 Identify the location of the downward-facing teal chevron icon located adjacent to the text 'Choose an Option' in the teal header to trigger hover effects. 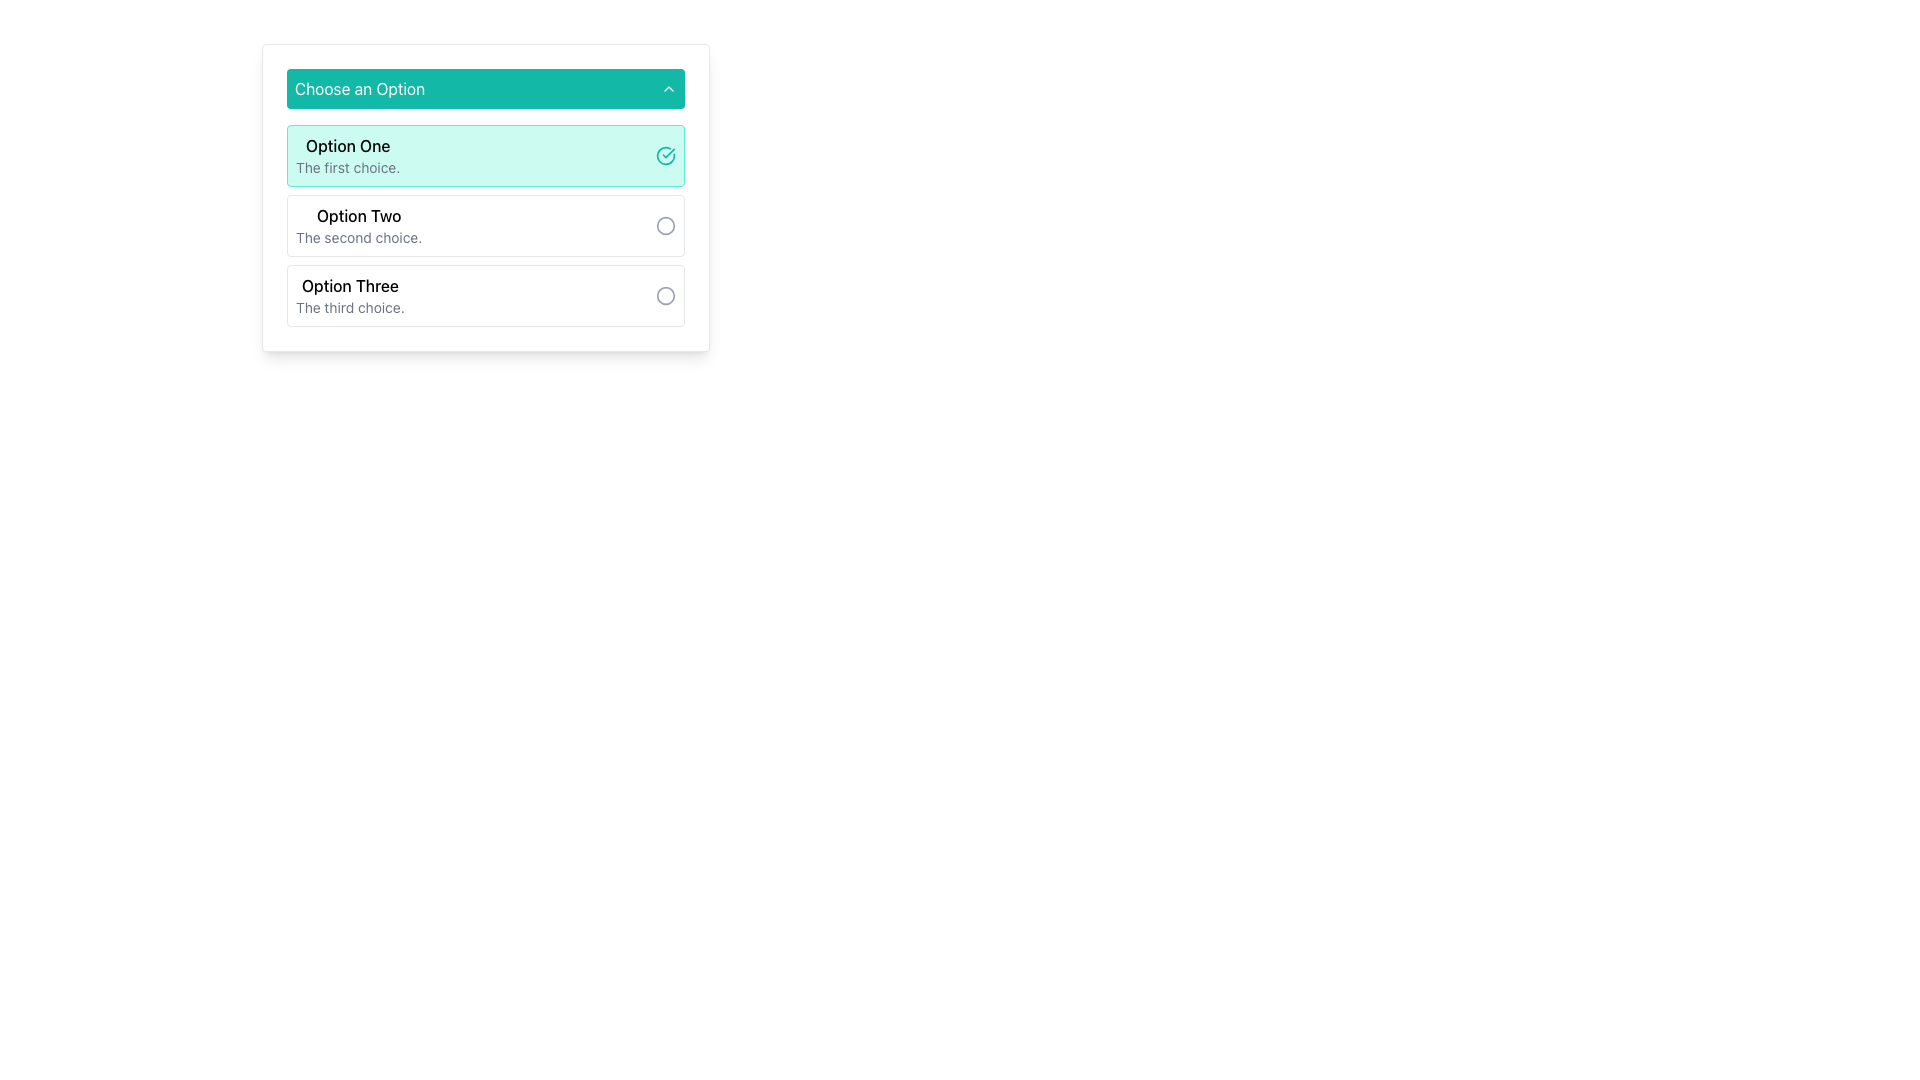
(668, 87).